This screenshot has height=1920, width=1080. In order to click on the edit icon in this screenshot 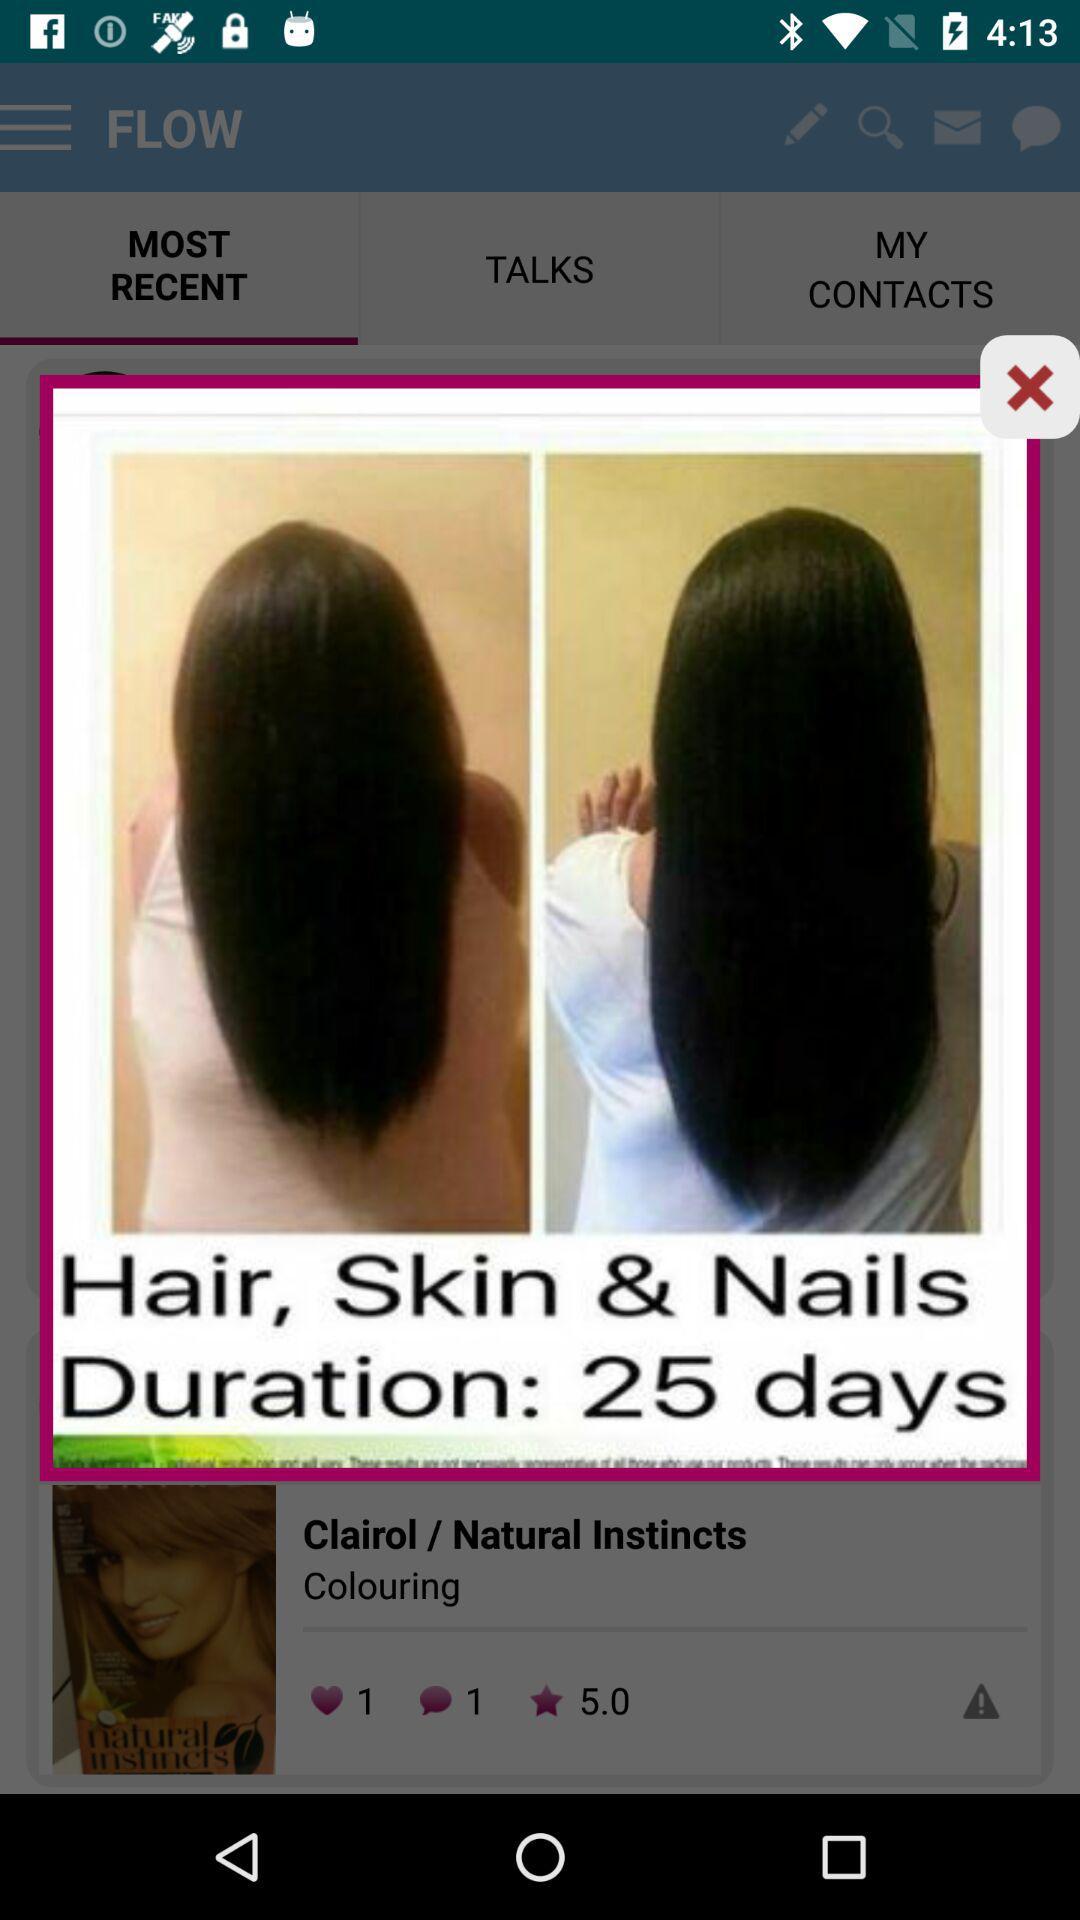, I will do `click(805, 123)`.